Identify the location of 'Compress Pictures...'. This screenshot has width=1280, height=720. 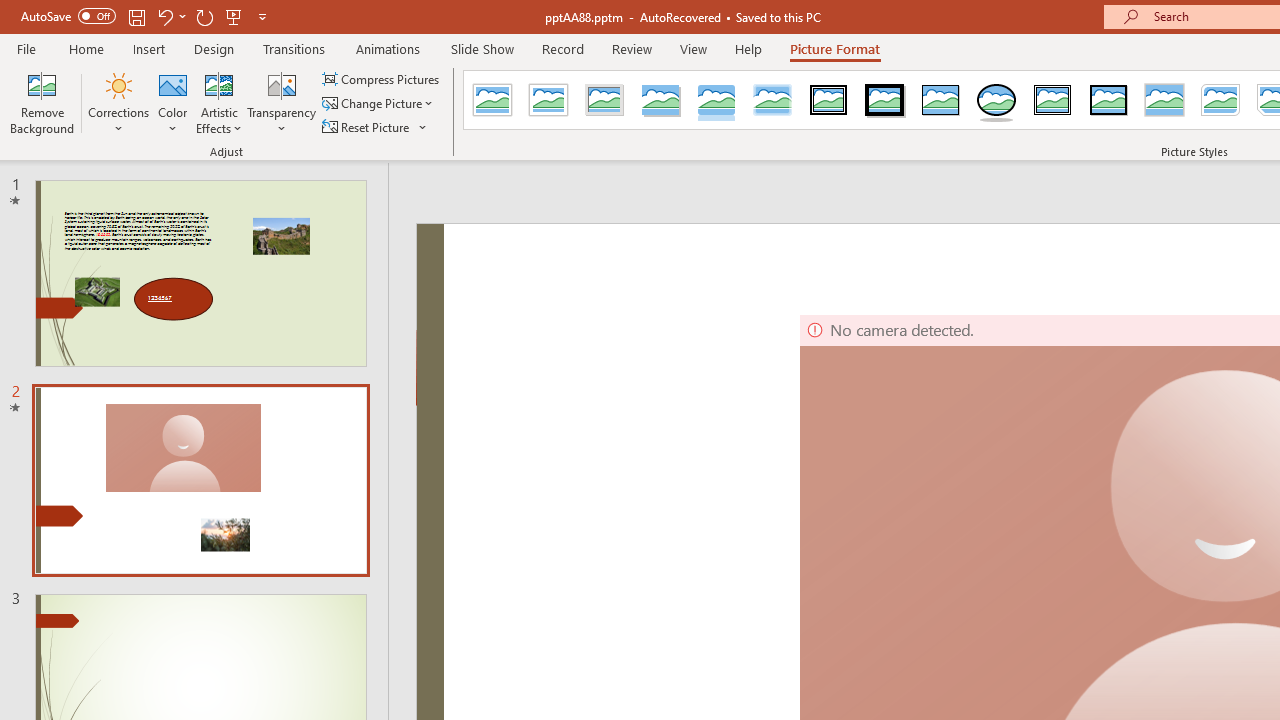
(382, 78).